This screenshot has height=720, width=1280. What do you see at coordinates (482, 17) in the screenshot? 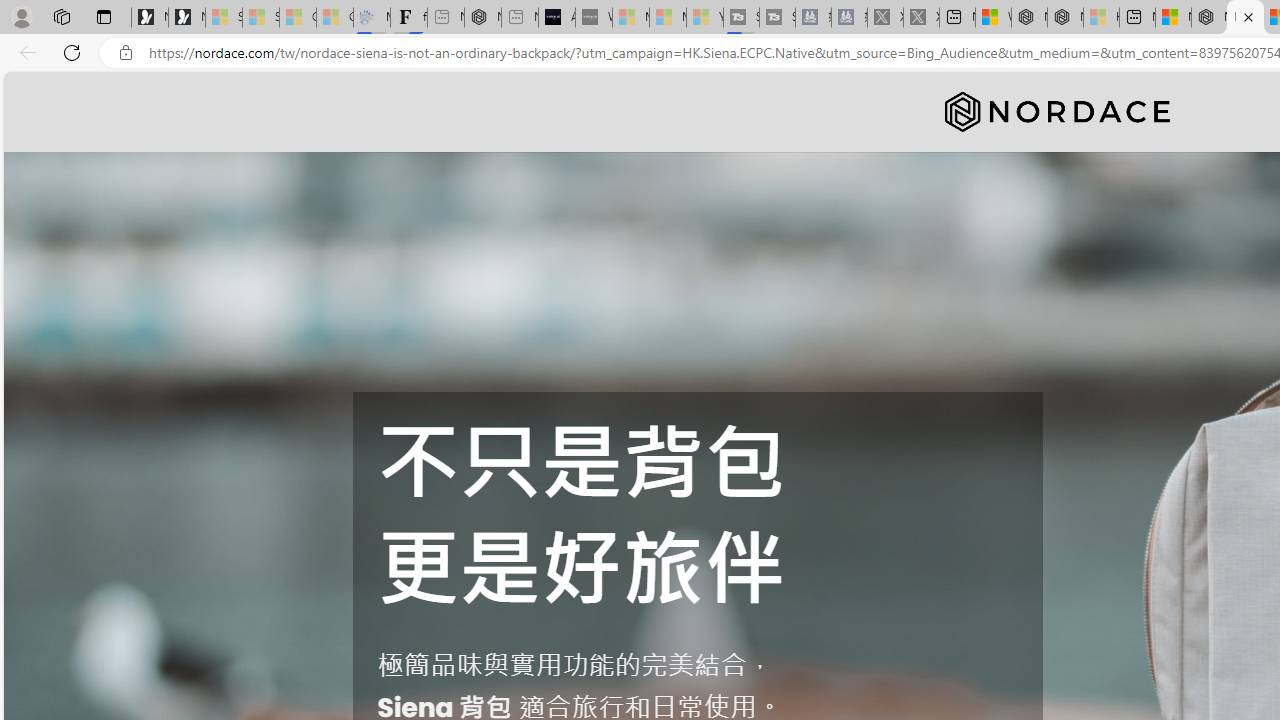
I see `'Nordace - #1 Japanese Best-Seller - Siena Smart Backpack'` at bounding box center [482, 17].